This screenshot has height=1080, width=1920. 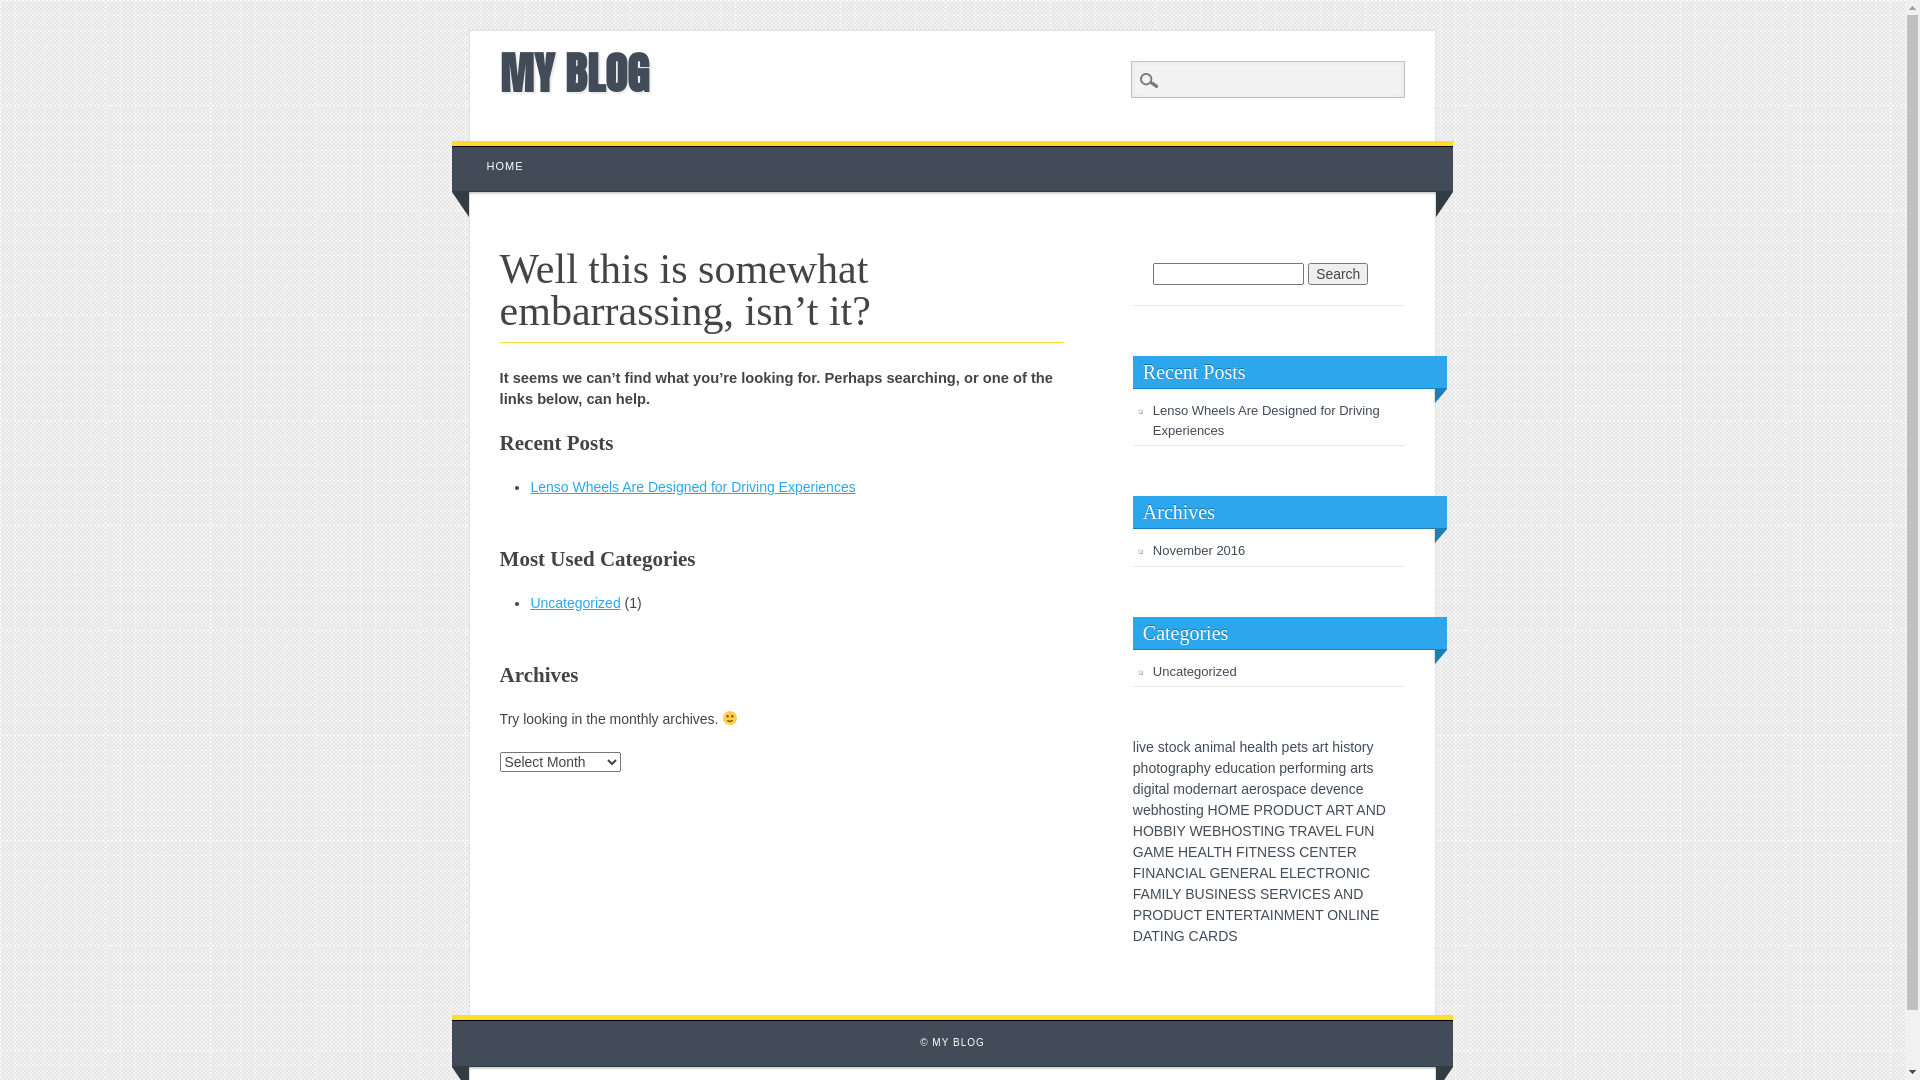 I want to click on 'C', so click(x=1194, y=936).